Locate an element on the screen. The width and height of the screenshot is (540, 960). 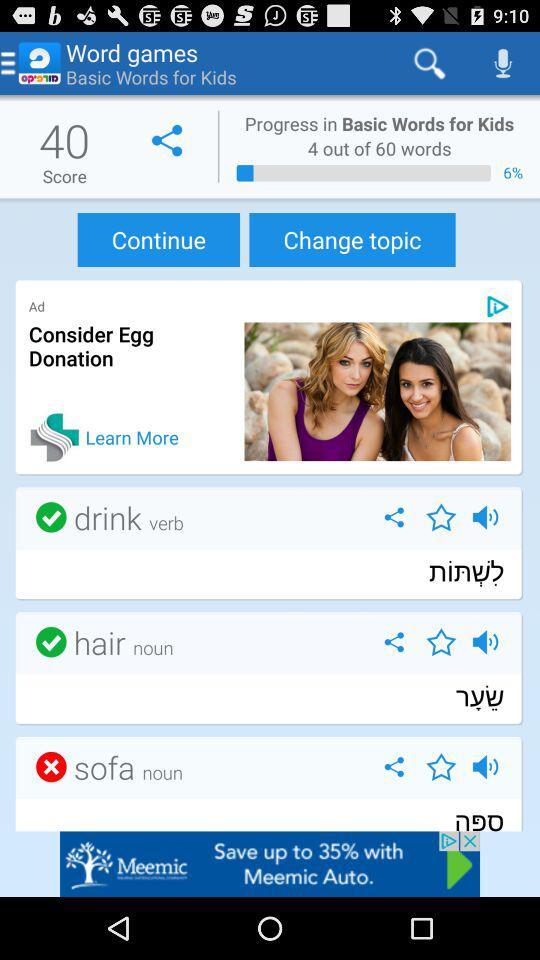
learn more icon is located at coordinates (55, 437).